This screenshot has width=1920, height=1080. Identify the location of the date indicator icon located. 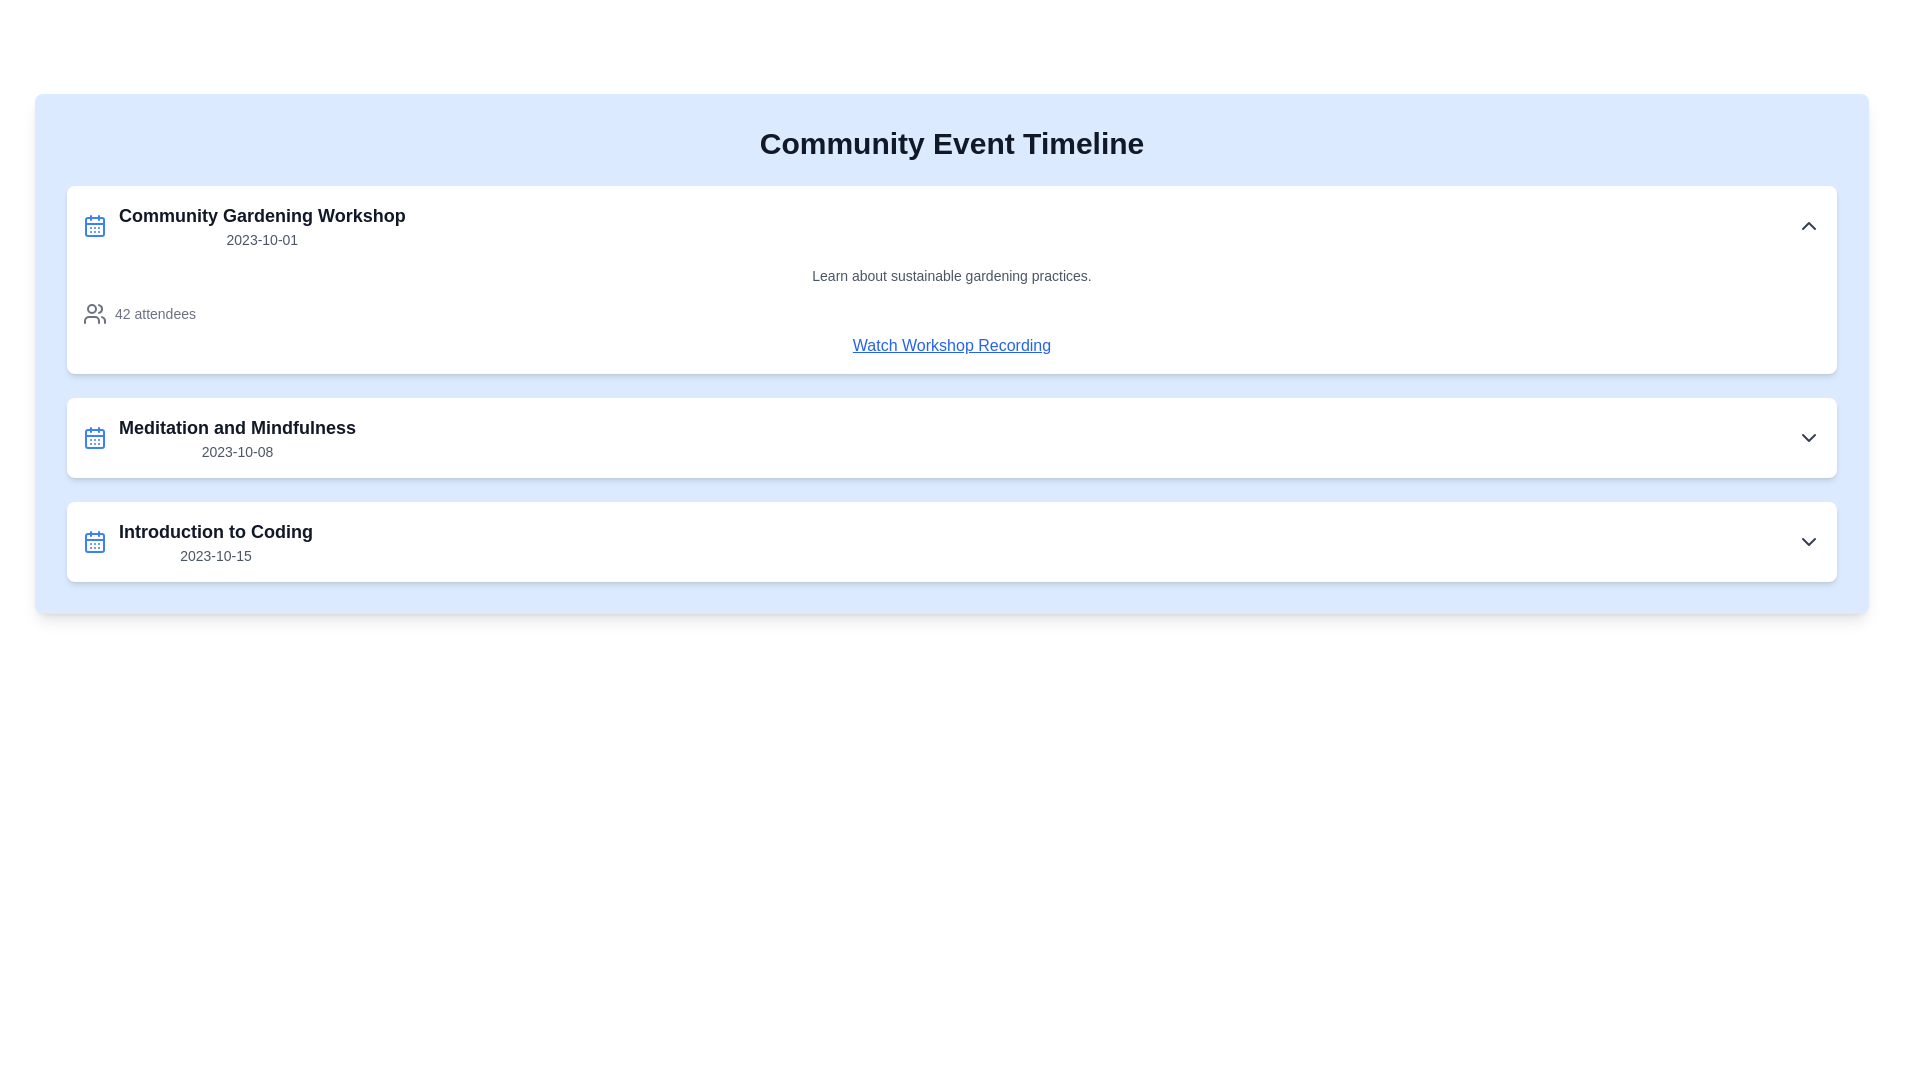
(94, 225).